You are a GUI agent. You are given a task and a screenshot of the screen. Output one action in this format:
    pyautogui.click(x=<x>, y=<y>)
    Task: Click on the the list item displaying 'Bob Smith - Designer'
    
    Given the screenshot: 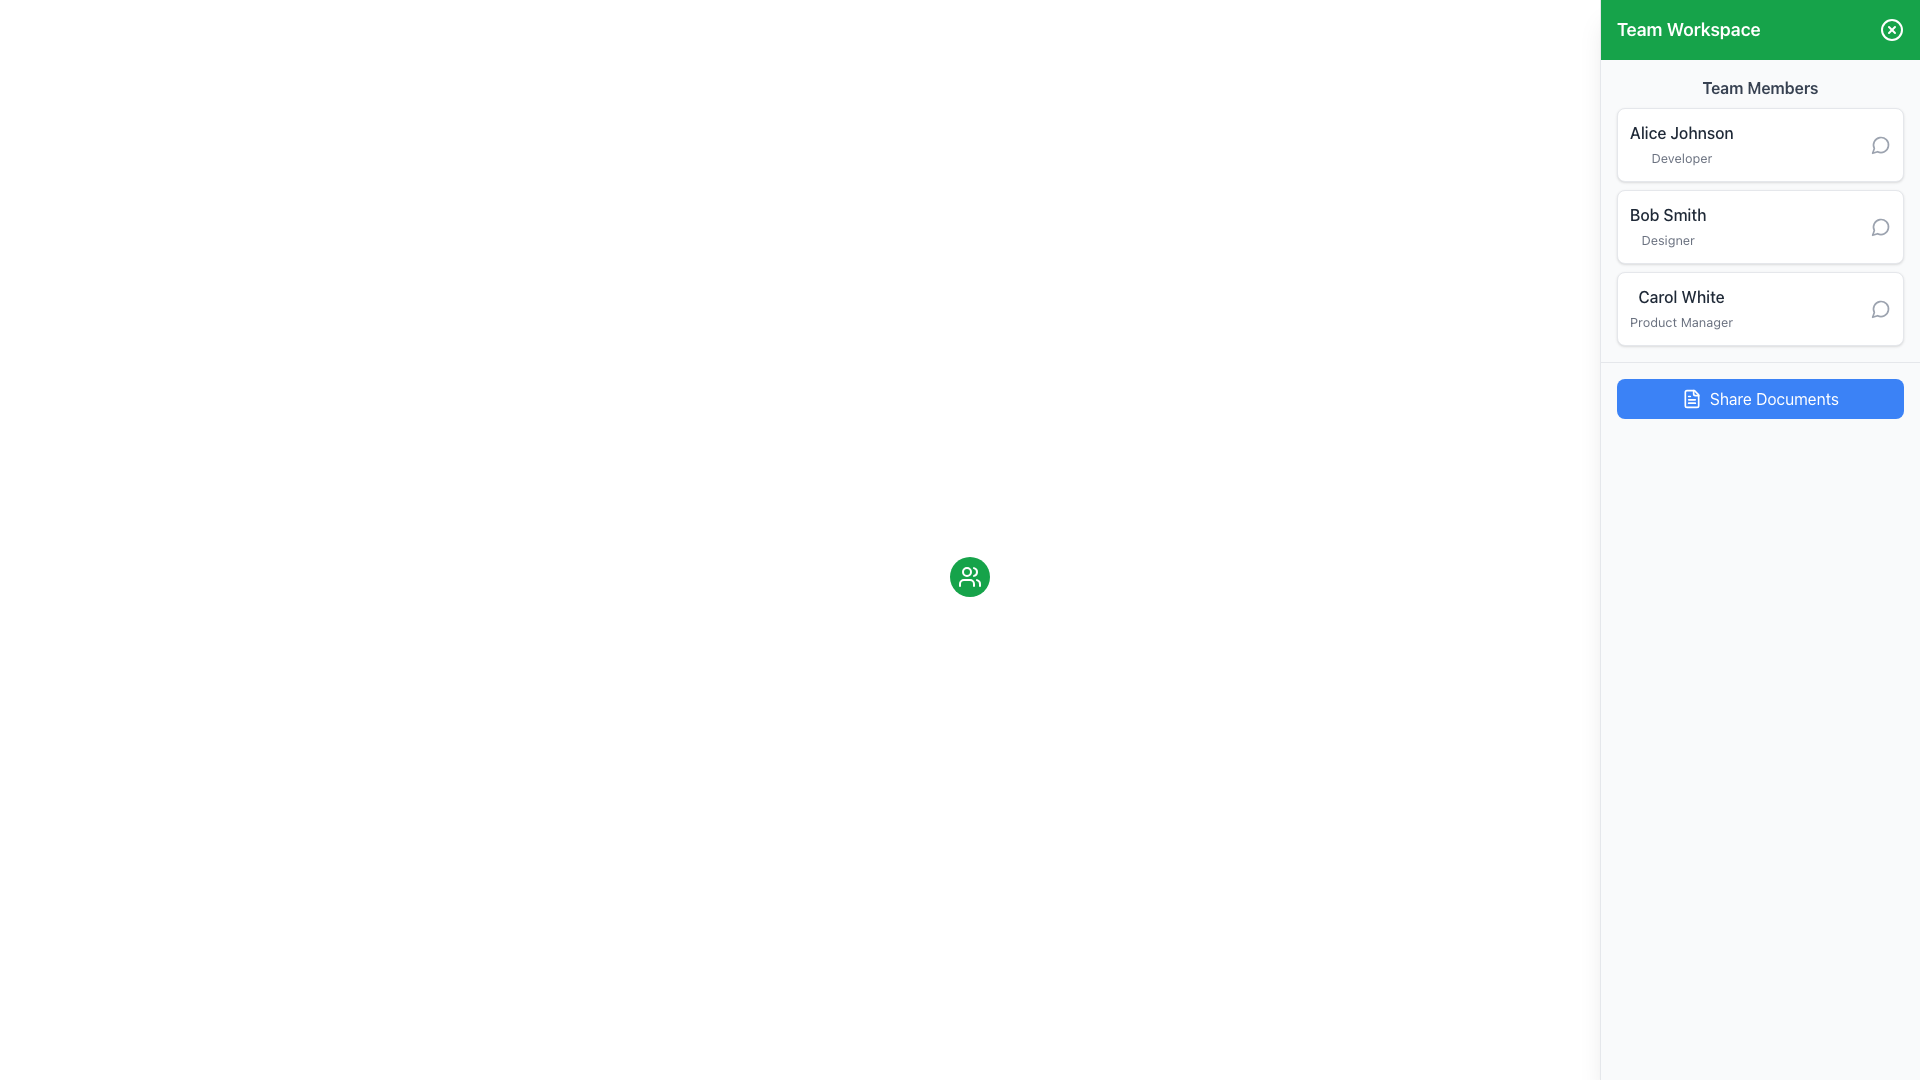 What is the action you would take?
    pyautogui.click(x=1760, y=226)
    